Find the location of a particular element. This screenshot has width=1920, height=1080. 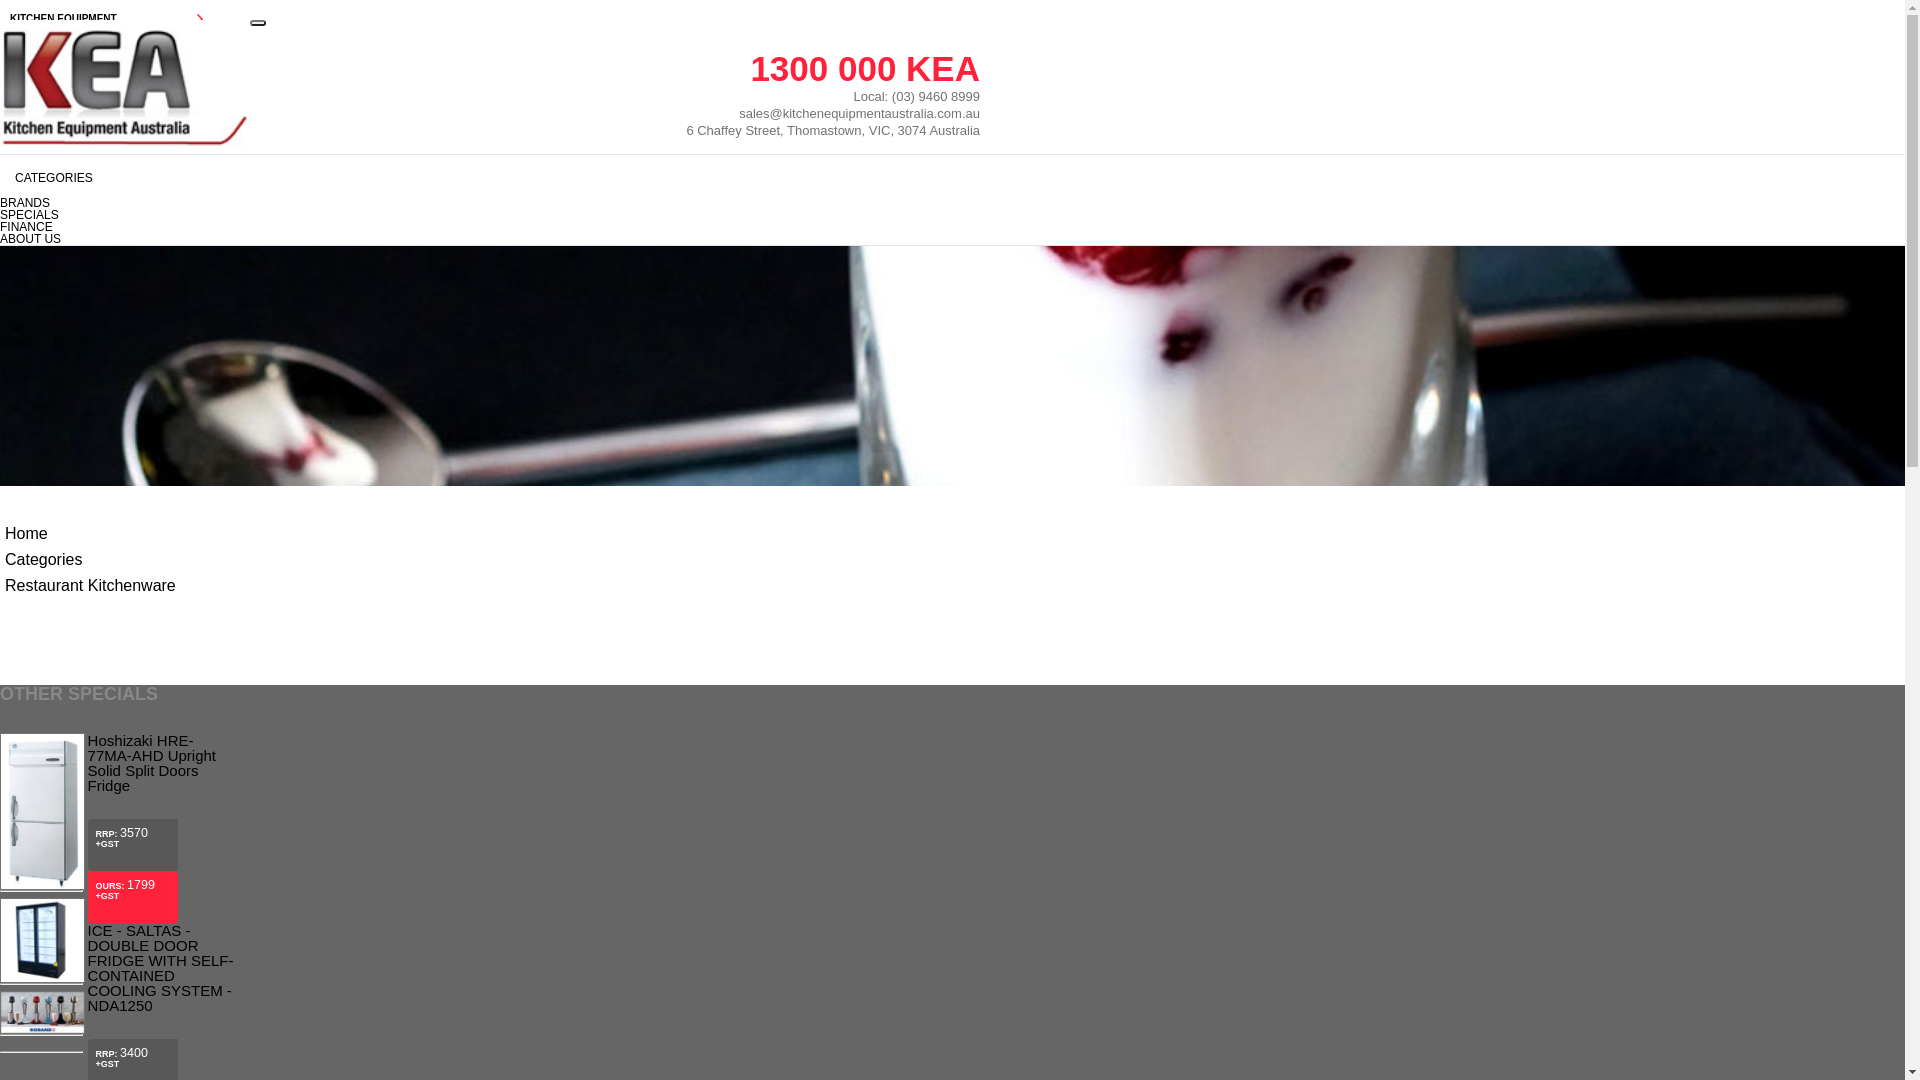

'BRANDS' is located at coordinates (24, 203).